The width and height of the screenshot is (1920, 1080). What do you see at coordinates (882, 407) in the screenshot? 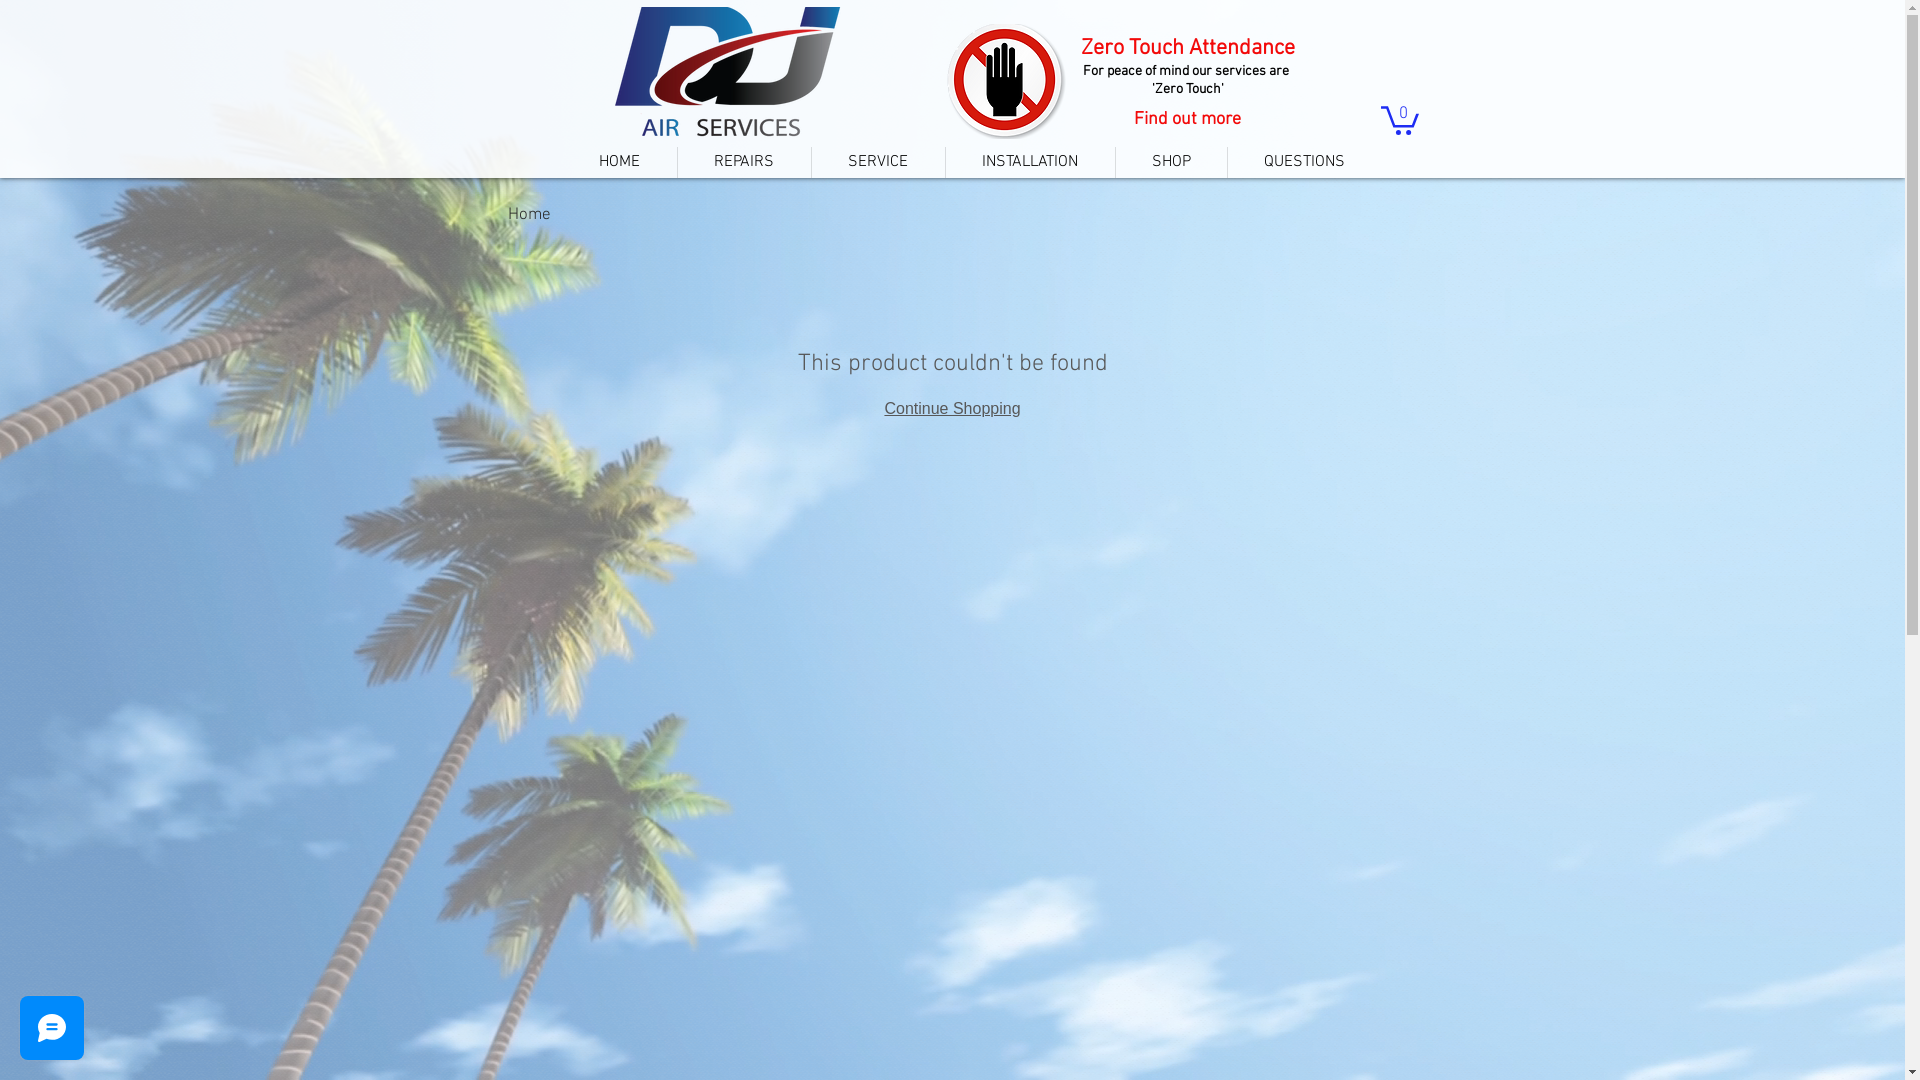
I see `'Continue Shopping'` at bounding box center [882, 407].